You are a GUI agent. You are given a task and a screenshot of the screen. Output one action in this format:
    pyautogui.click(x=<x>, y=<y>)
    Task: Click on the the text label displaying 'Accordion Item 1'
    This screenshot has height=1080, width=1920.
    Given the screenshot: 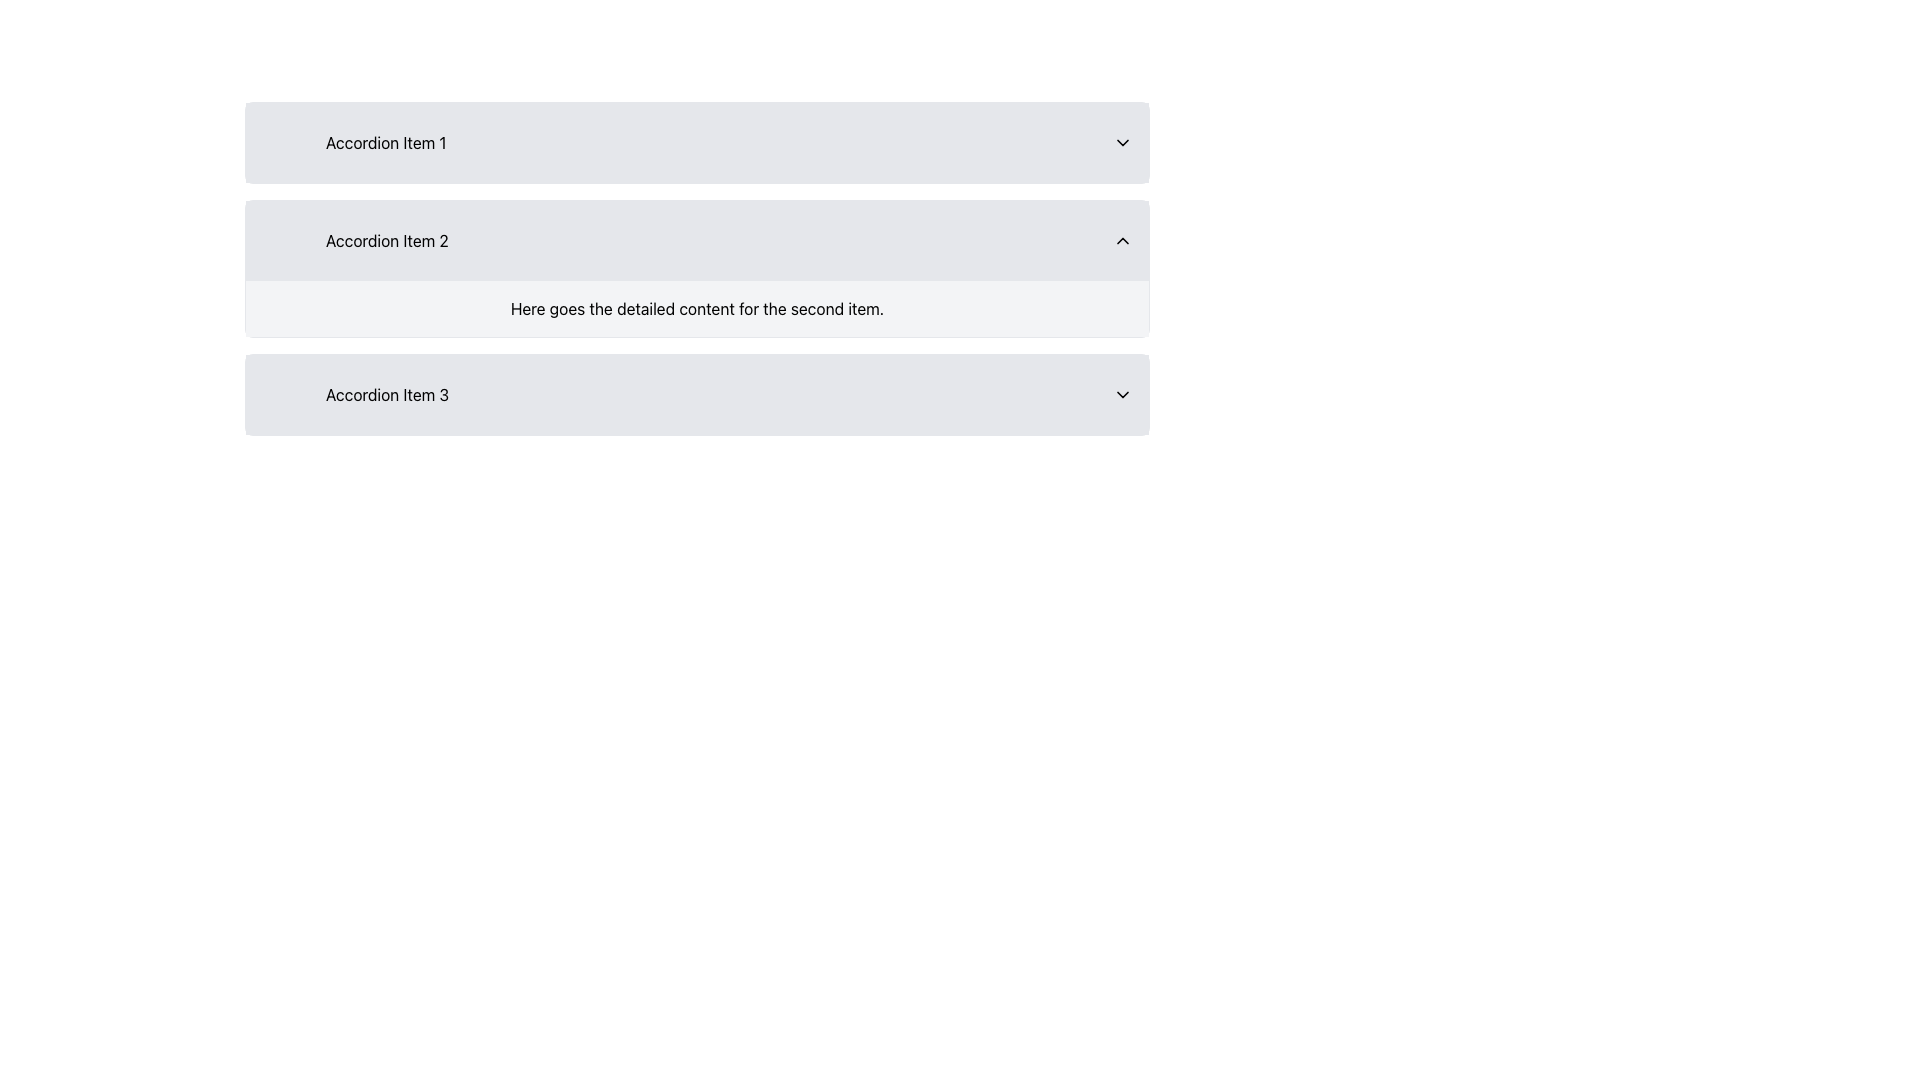 What is the action you would take?
    pyautogui.click(x=386, y=141)
    